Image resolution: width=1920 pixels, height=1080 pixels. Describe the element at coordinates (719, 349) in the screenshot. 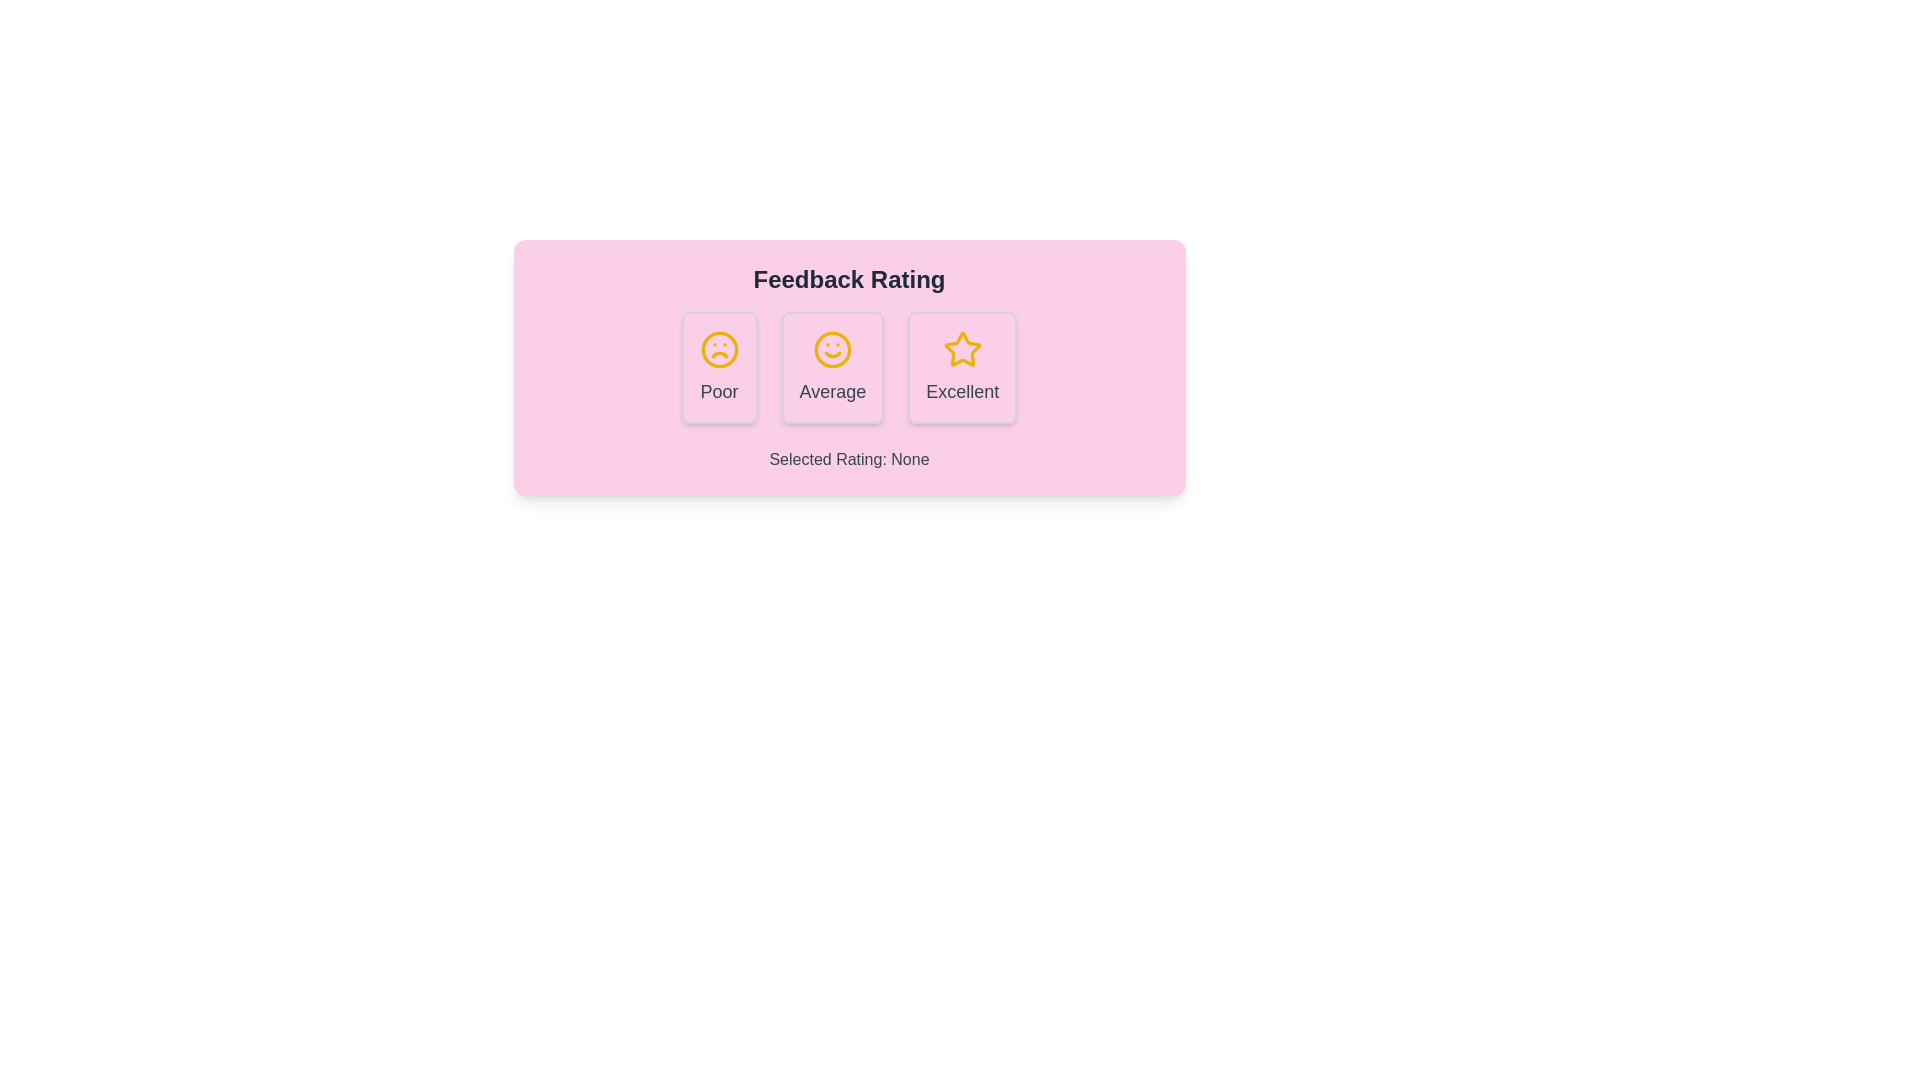

I see `the 'Poor' rating icon, which is the leftmost element in the rating selections` at that location.